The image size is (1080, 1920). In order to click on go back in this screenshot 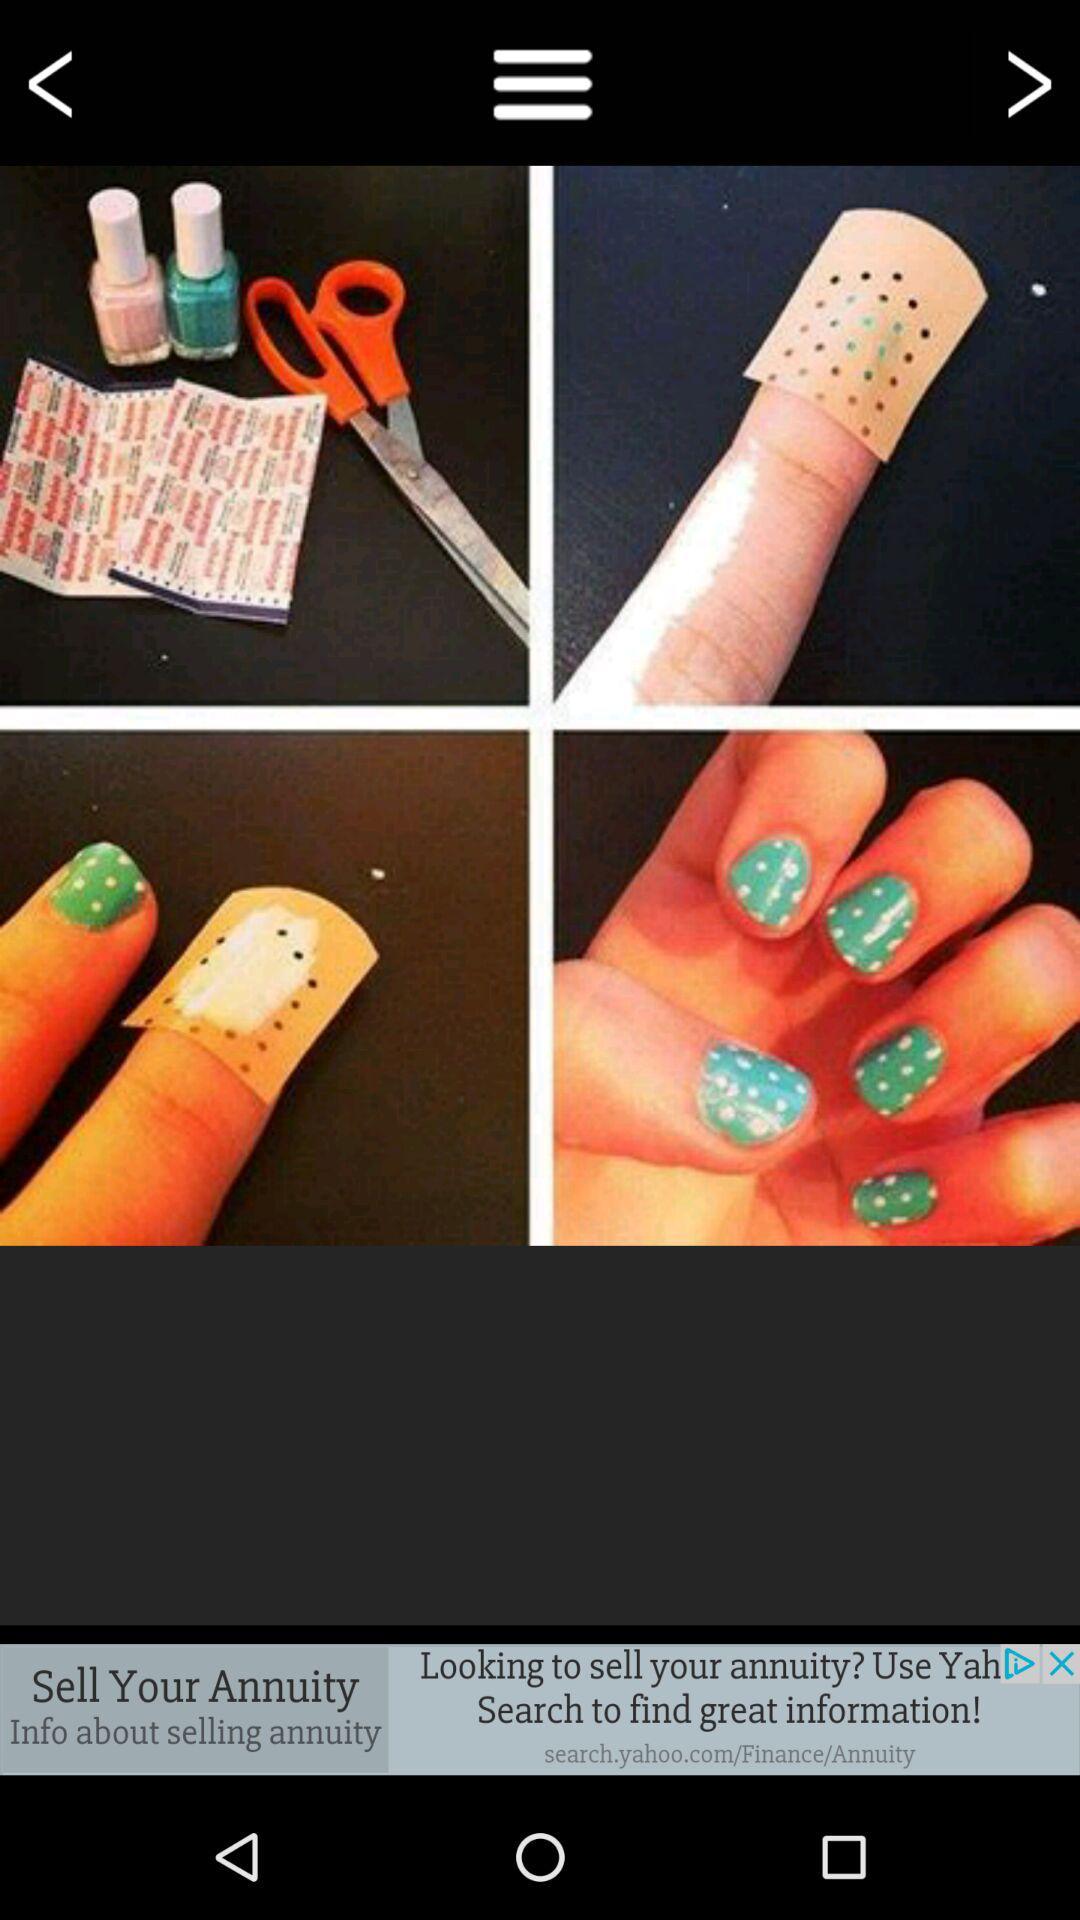, I will do `click(53, 81)`.